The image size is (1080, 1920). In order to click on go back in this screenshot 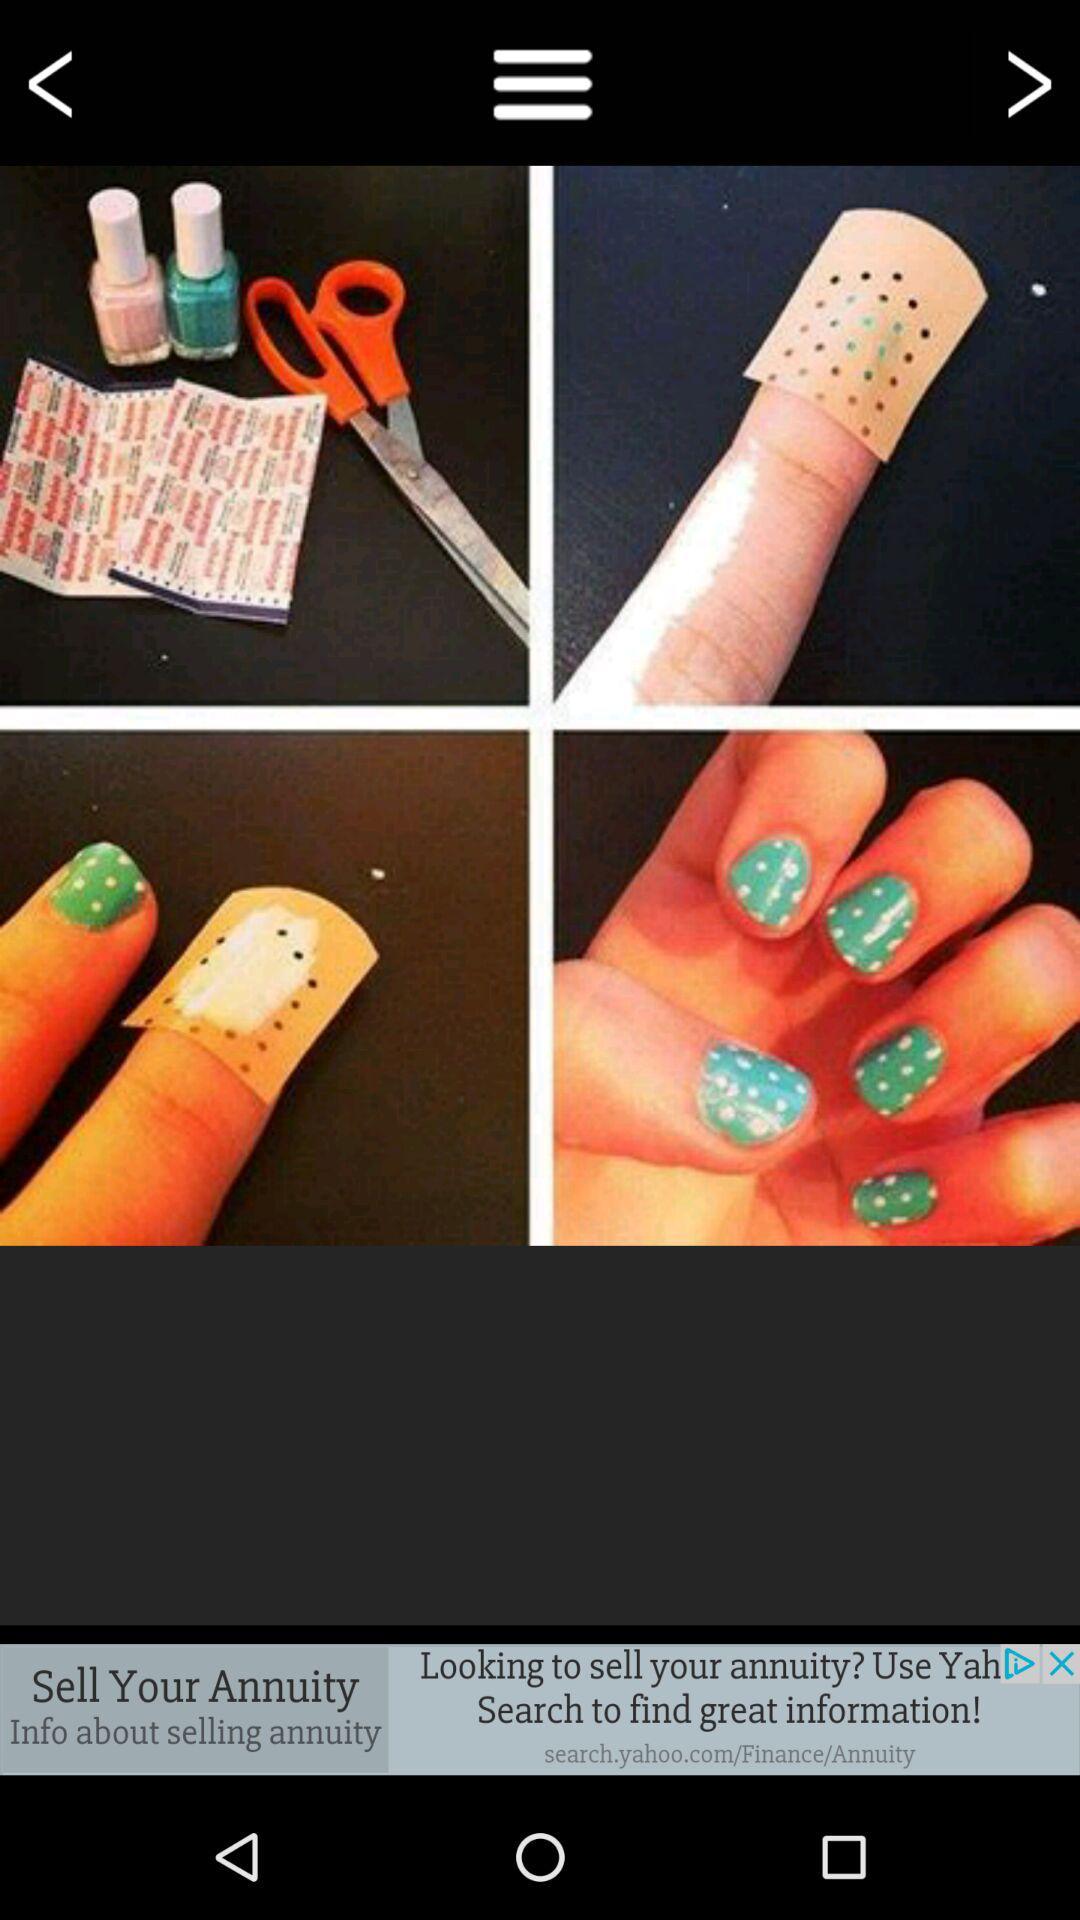, I will do `click(53, 81)`.